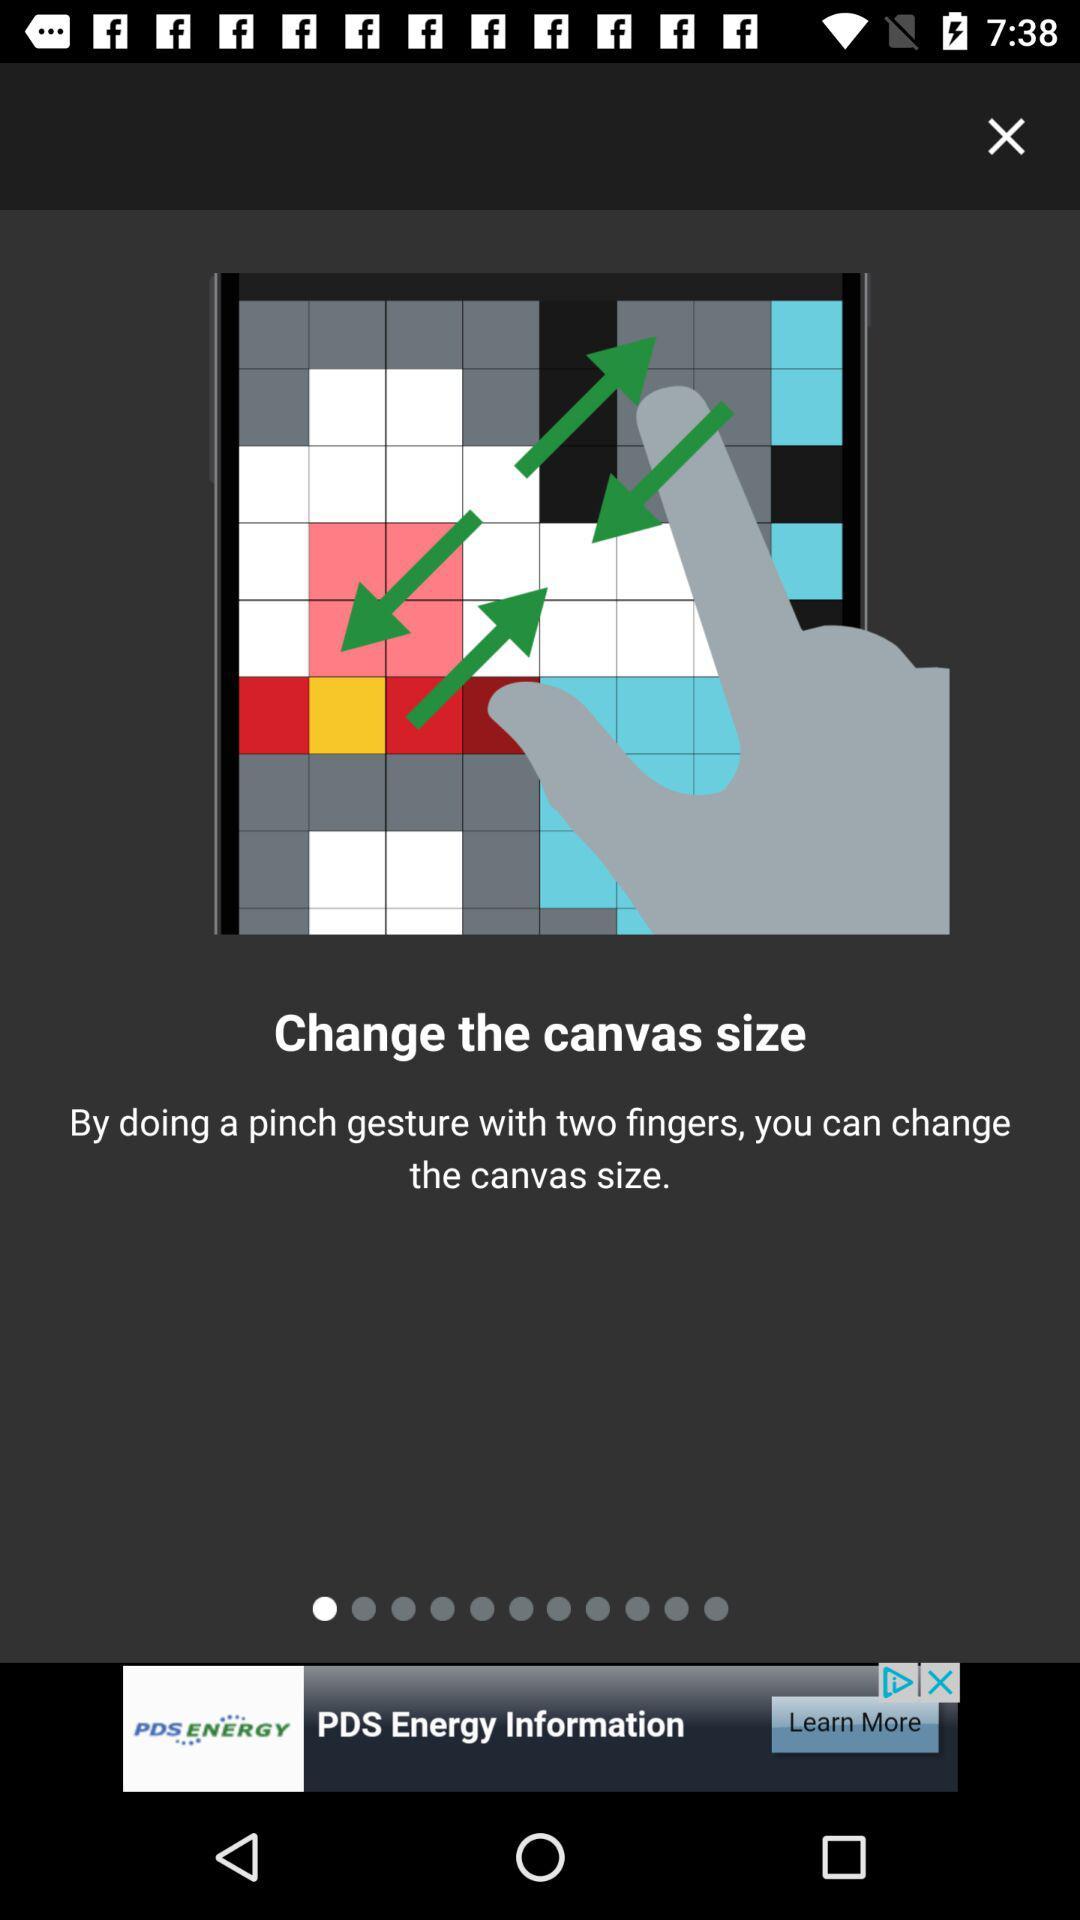  I want to click on advertisement, so click(540, 1727).